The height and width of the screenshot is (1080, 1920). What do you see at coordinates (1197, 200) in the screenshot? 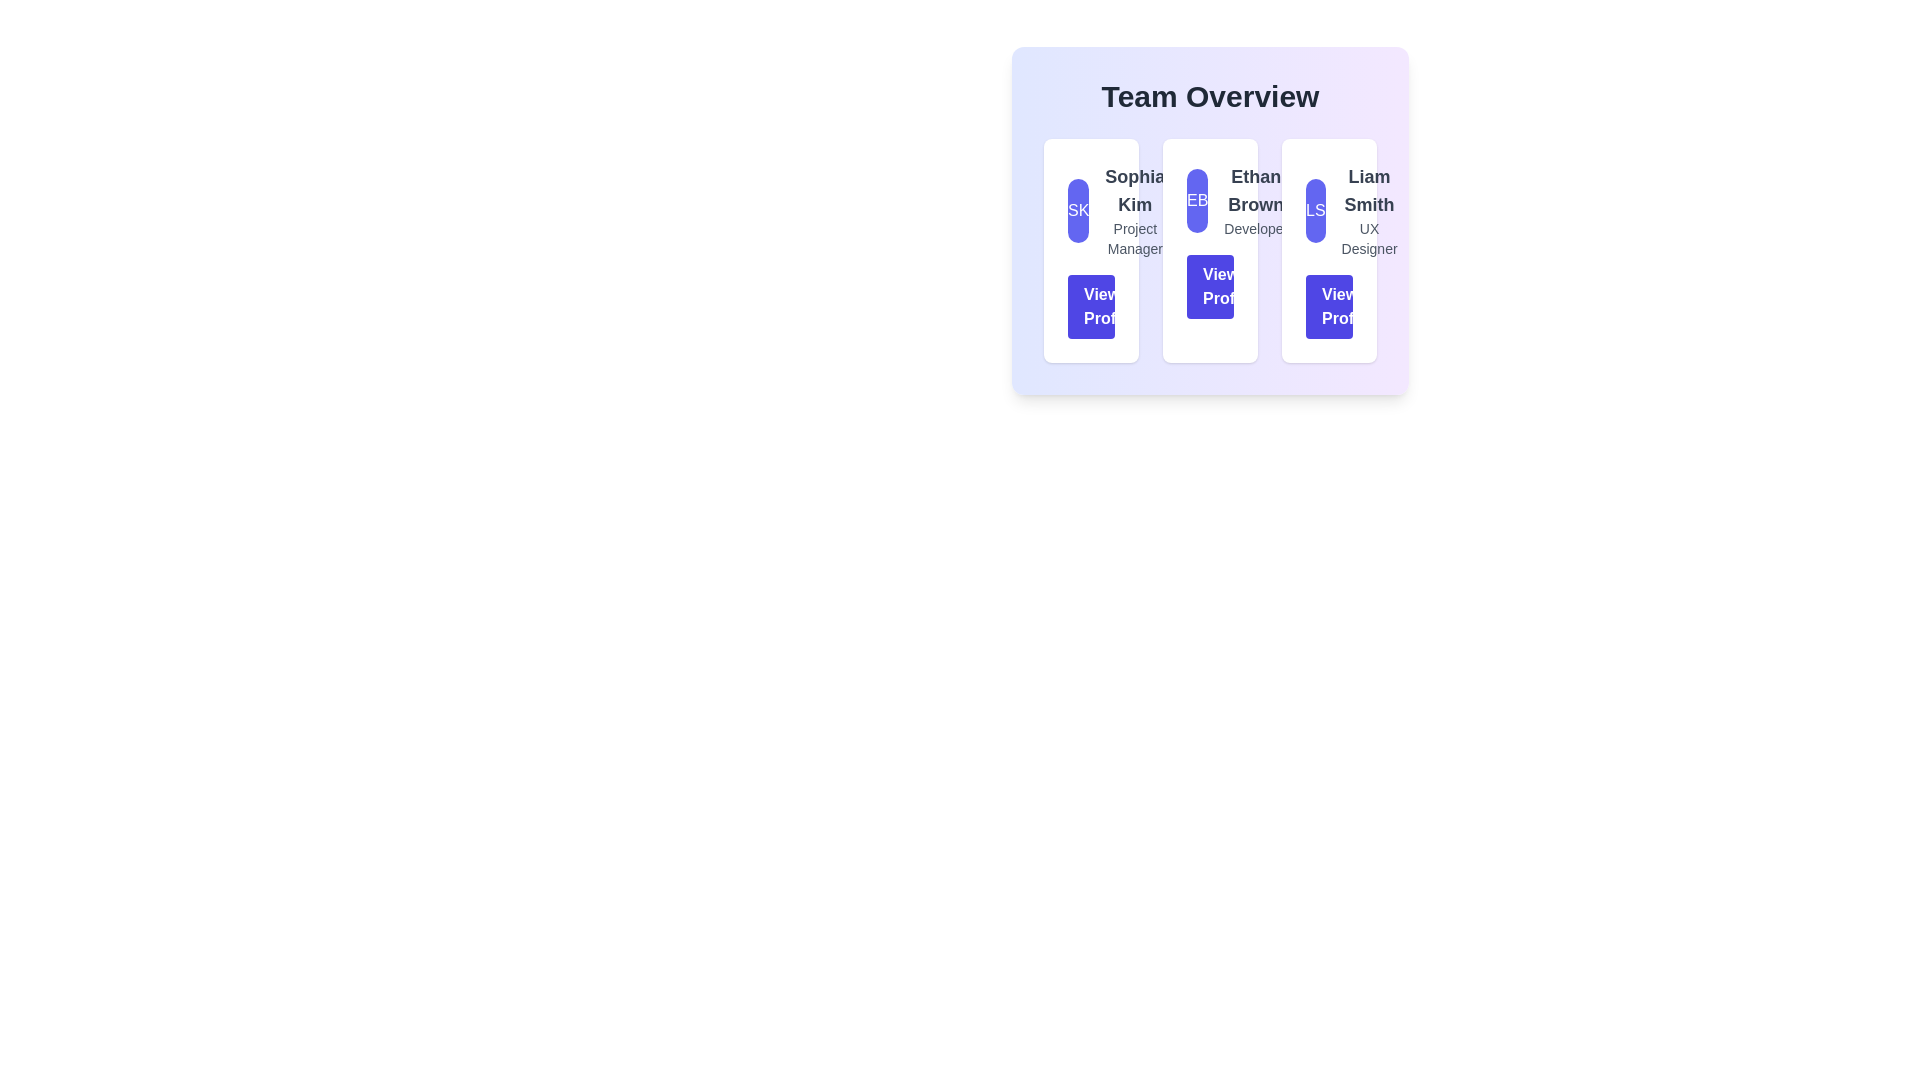
I see `the Avatar representing Ethan Brown, located in the second panel of the 'Team Overview' section, directly above the text 'Ethan Brown' and 'Developer', next to the 'View Profile' button` at bounding box center [1197, 200].